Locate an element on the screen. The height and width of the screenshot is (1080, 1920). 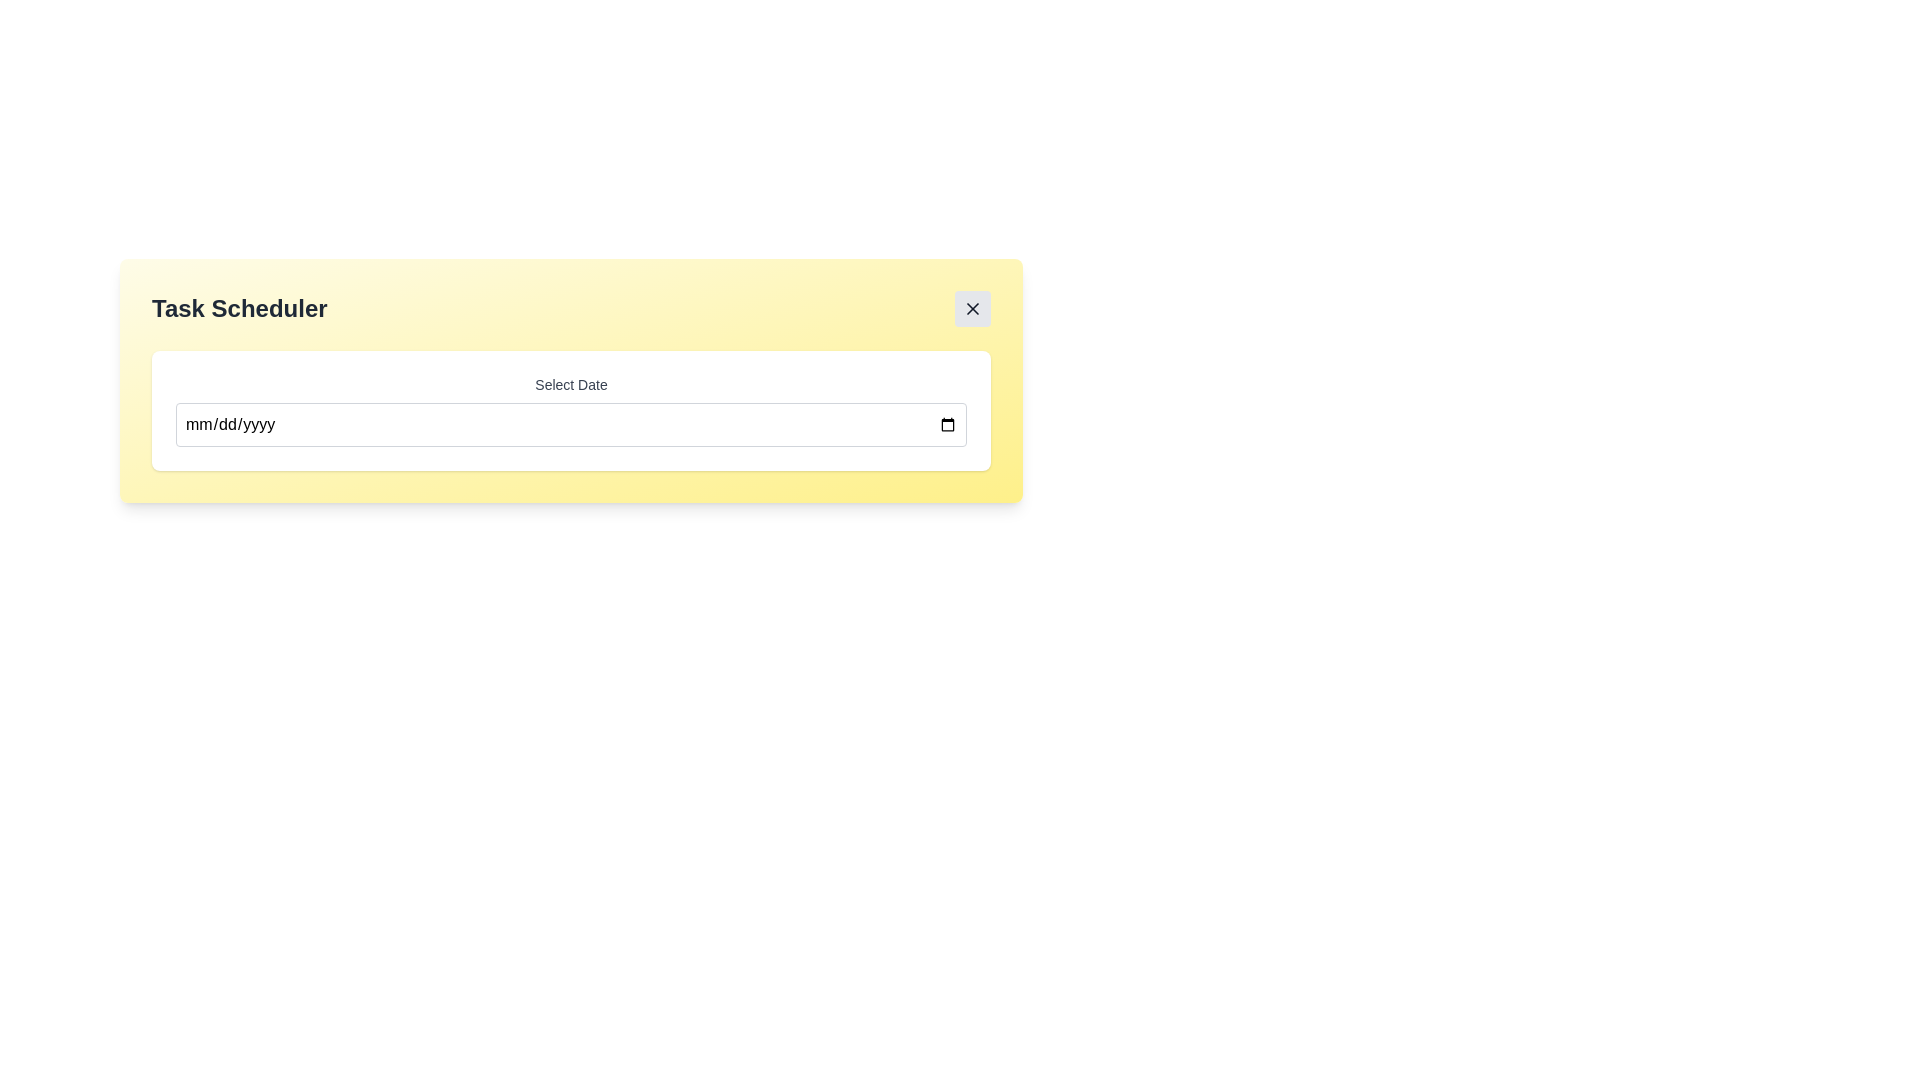
the 'X' icon in the top-right corner of the 'Task Scheduler' card is located at coordinates (973, 308).